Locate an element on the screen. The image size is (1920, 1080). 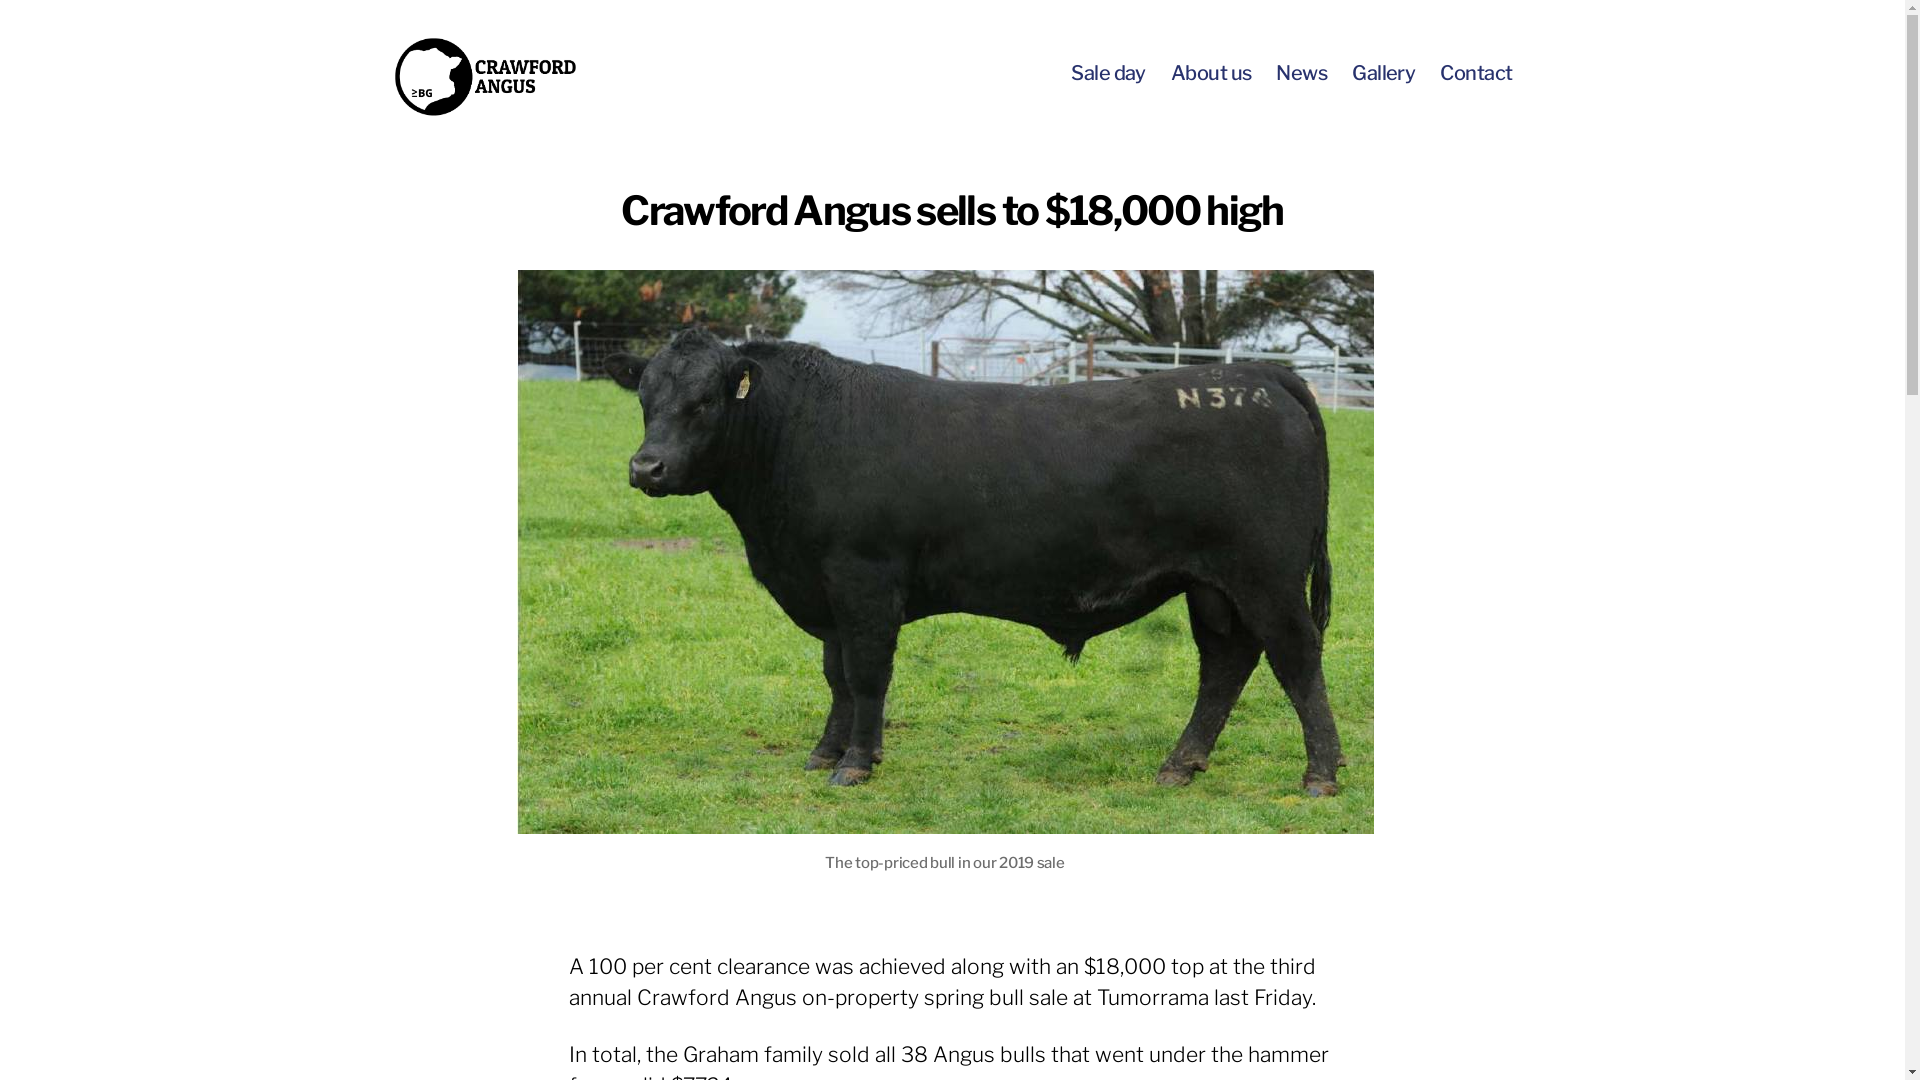
'Contact' is located at coordinates (1476, 72).